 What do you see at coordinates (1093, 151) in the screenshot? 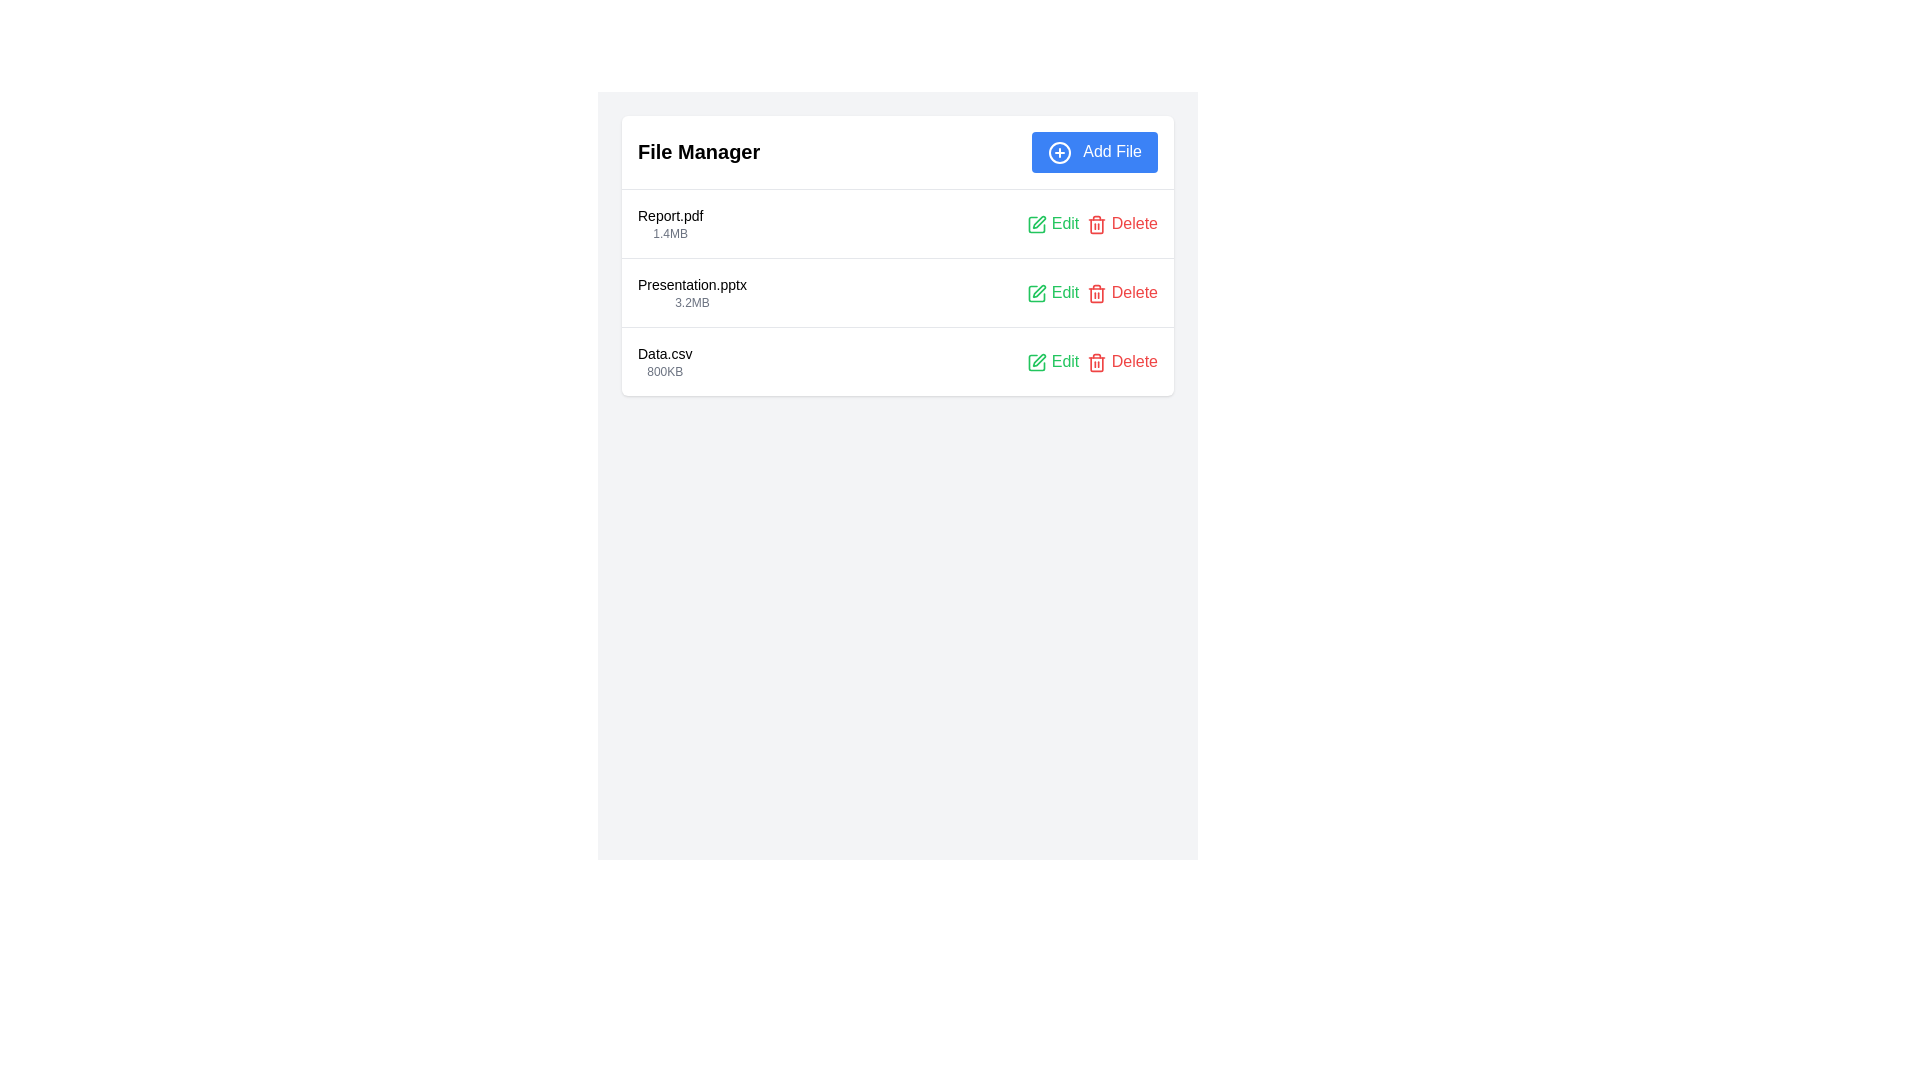
I see `the button in the top right corner of the 'File Manager'` at bounding box center [1093, 151].